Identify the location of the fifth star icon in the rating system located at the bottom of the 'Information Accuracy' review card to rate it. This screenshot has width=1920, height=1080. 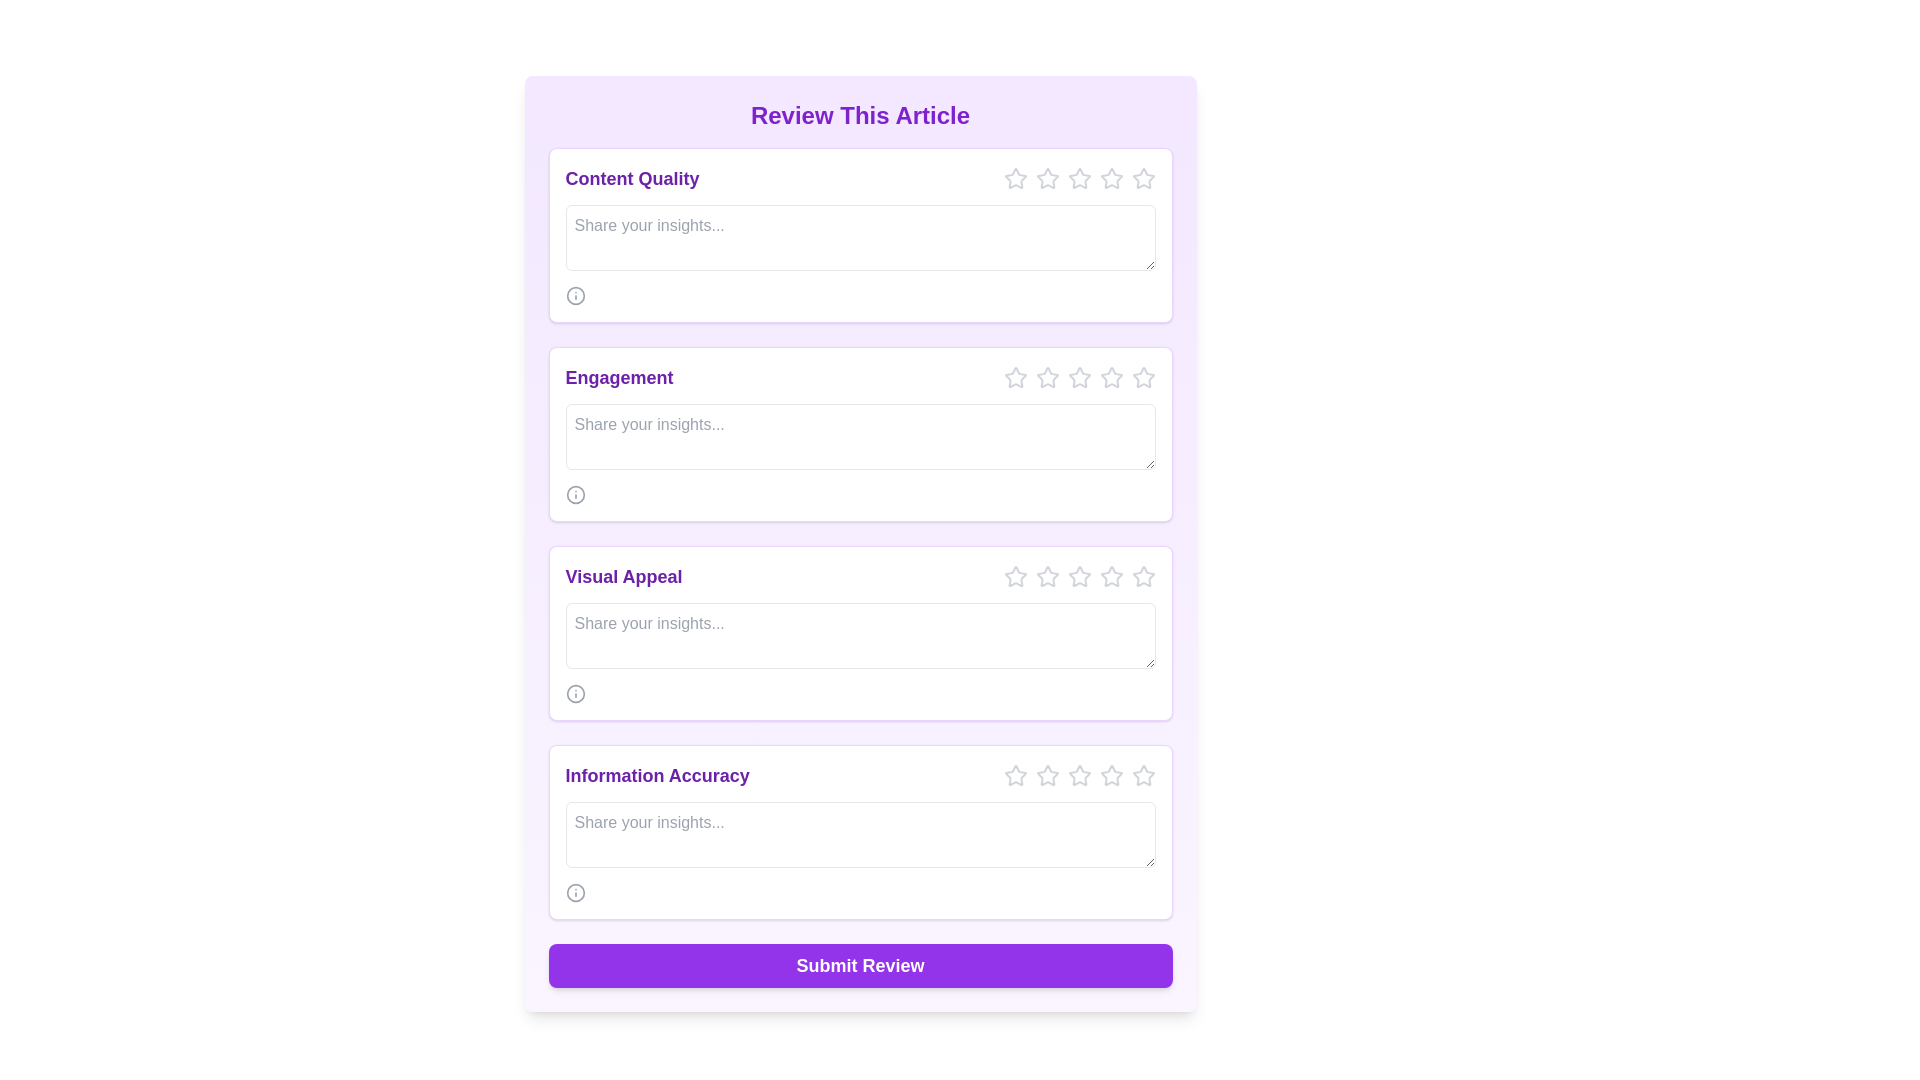
(1110, 774).